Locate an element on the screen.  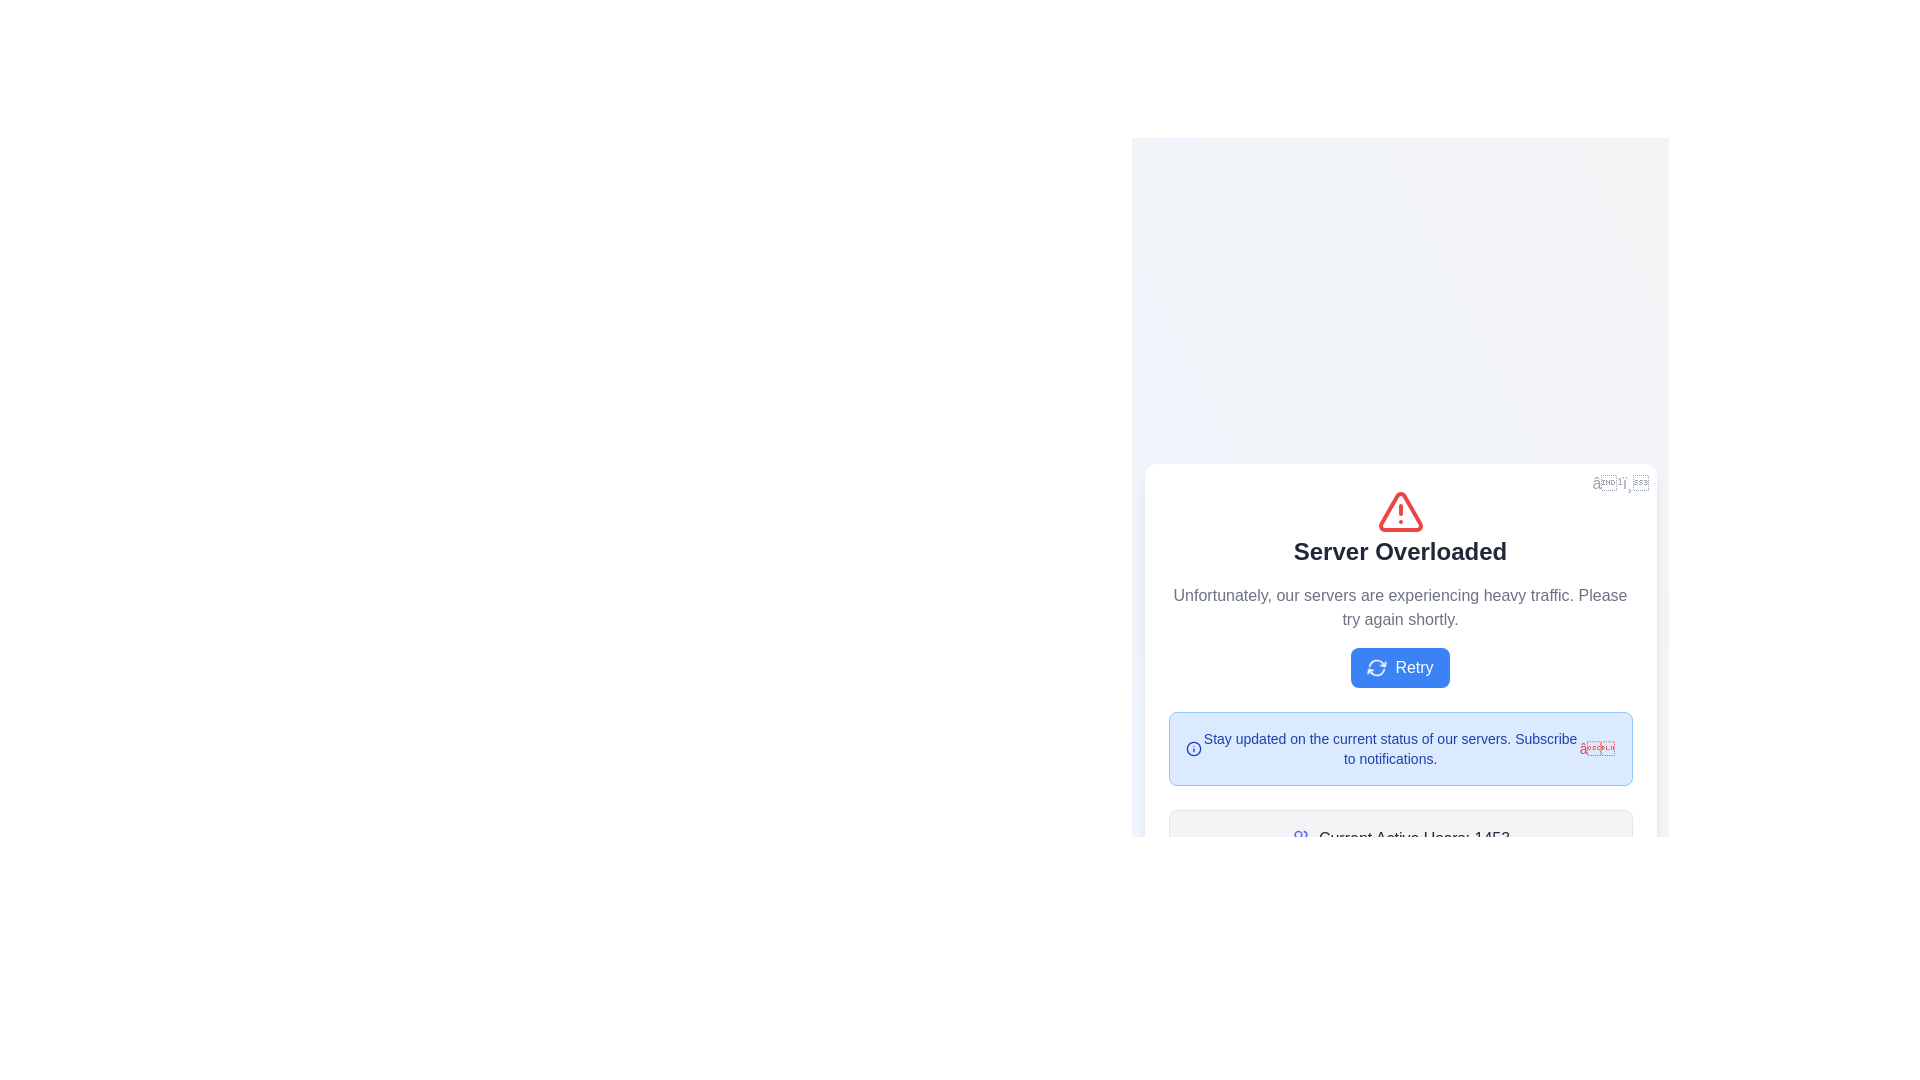
the 'Retry' button with a blue background and rounded corners, located beneath the server traffic message, to initiate a retry action is located at coordinates (1399, 677).